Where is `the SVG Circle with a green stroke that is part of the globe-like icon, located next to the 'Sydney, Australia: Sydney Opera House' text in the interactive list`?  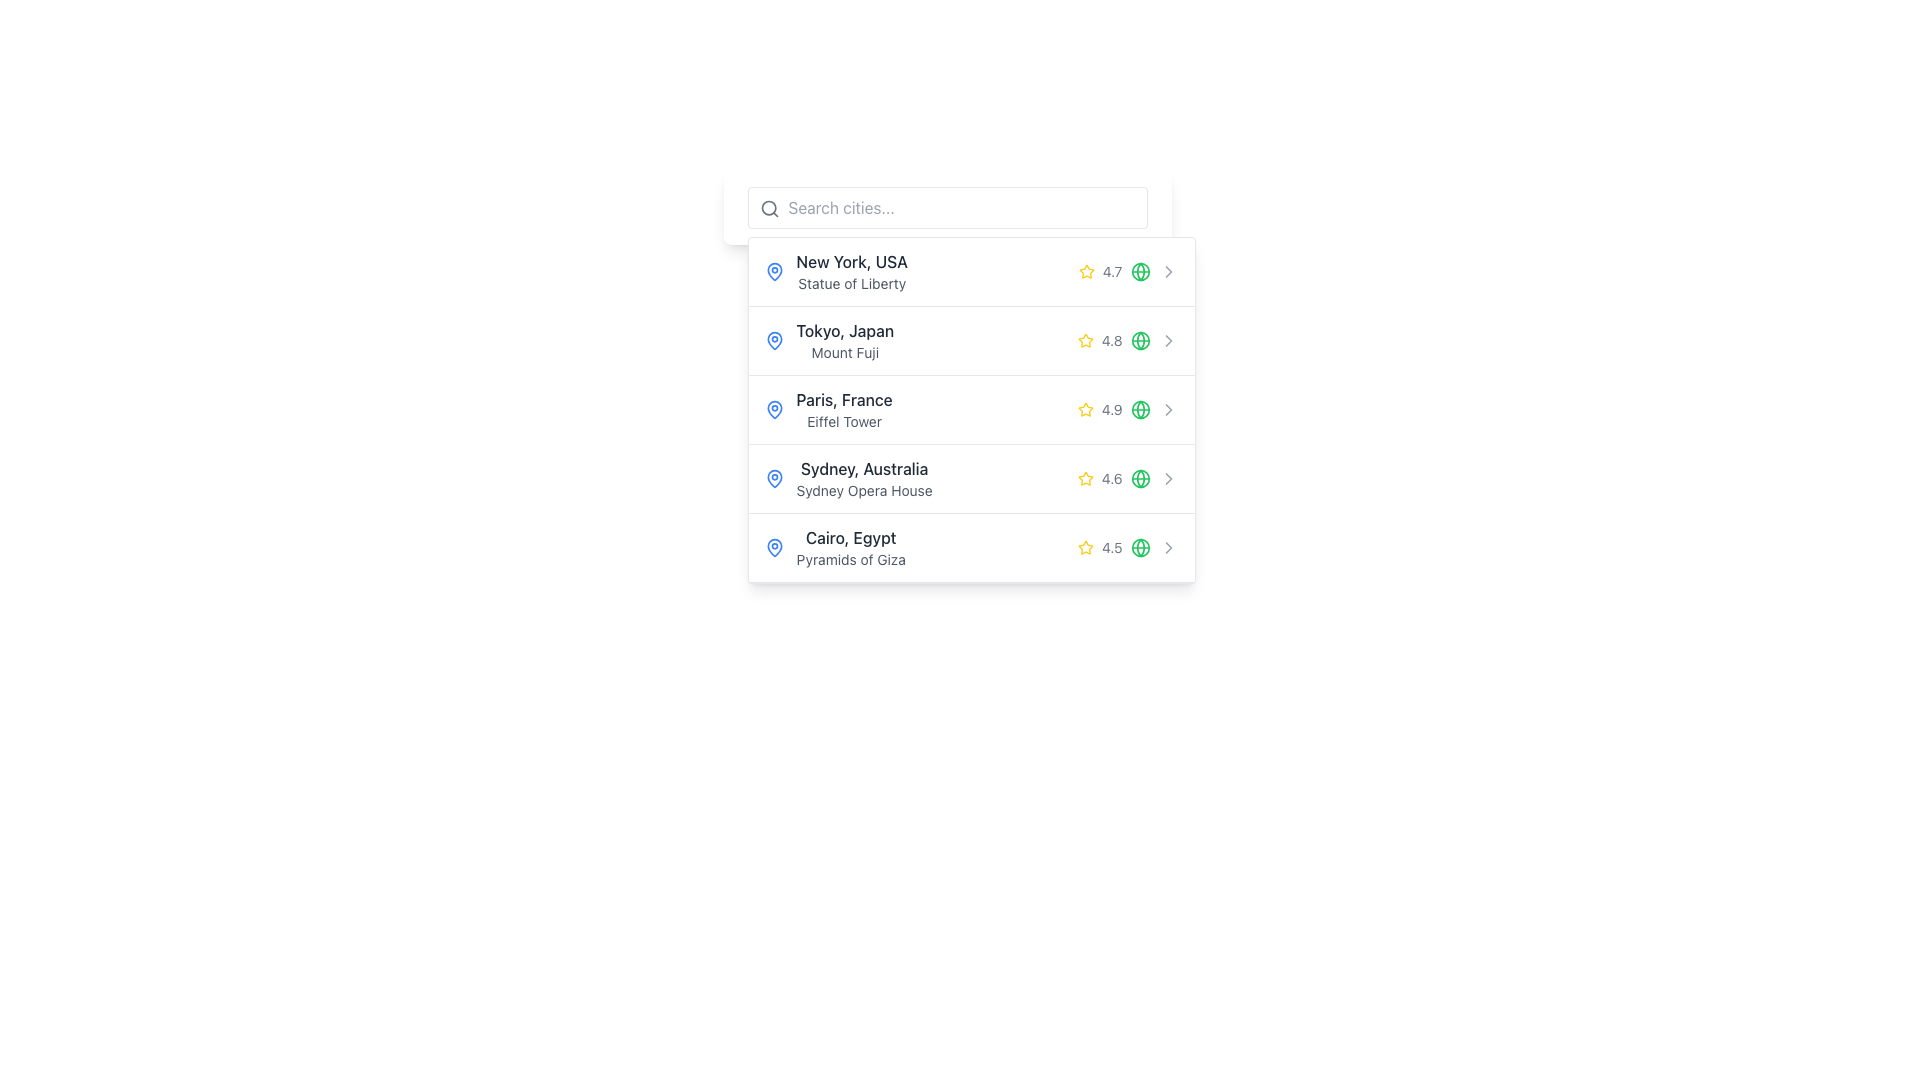
the SVG Circle with a green stroke that is part of the globe-like icon, located next to the 'Sydney, Australia: Sydney Opera House' text in the interactive list is located at coordinates (1140, 547).